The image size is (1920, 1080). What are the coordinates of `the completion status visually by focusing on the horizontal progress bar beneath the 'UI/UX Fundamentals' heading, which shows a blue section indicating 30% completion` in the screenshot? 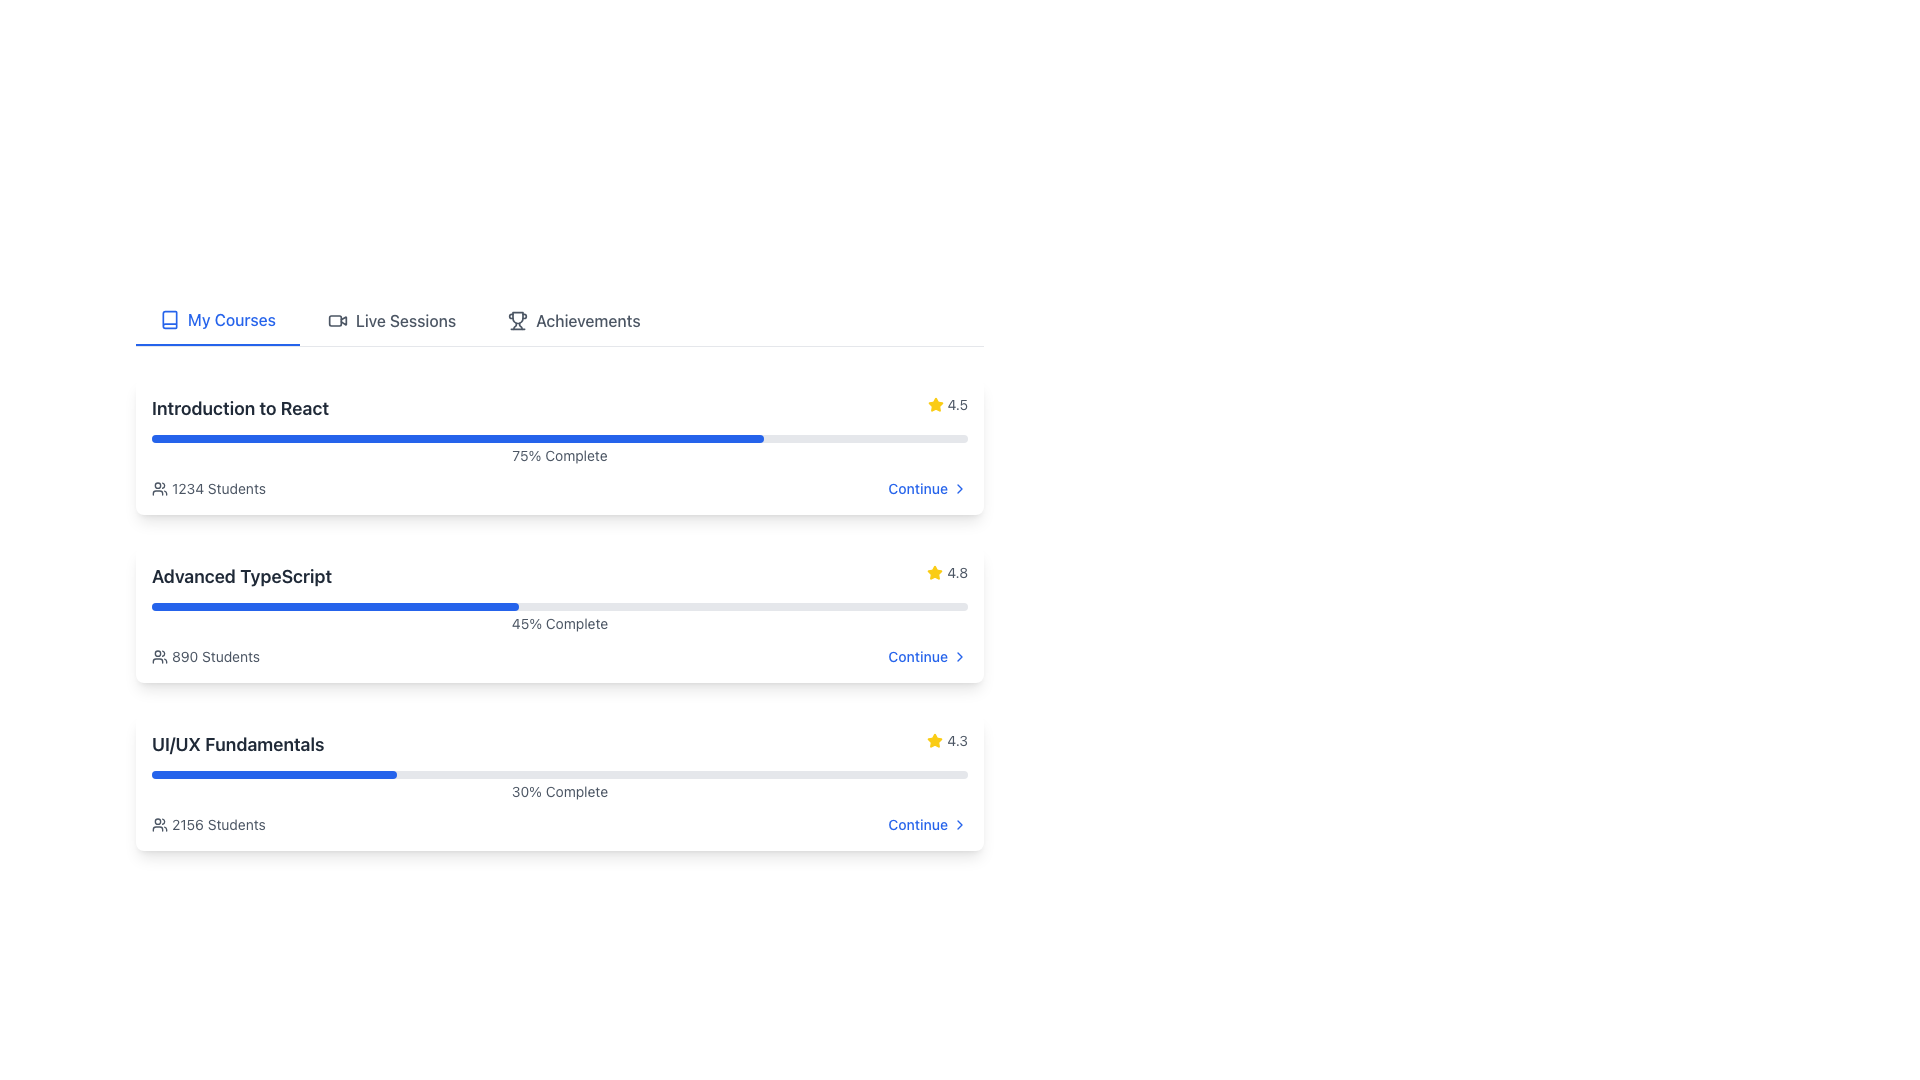 It's located at (560, 774).